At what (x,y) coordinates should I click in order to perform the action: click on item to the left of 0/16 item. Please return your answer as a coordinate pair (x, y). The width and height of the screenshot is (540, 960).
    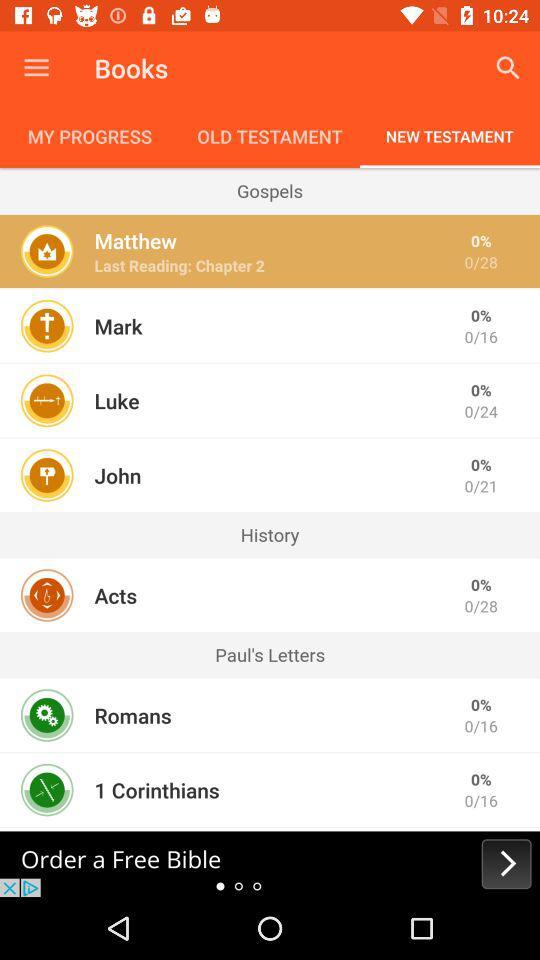
    Looking at the image, I should click on (156, 790).